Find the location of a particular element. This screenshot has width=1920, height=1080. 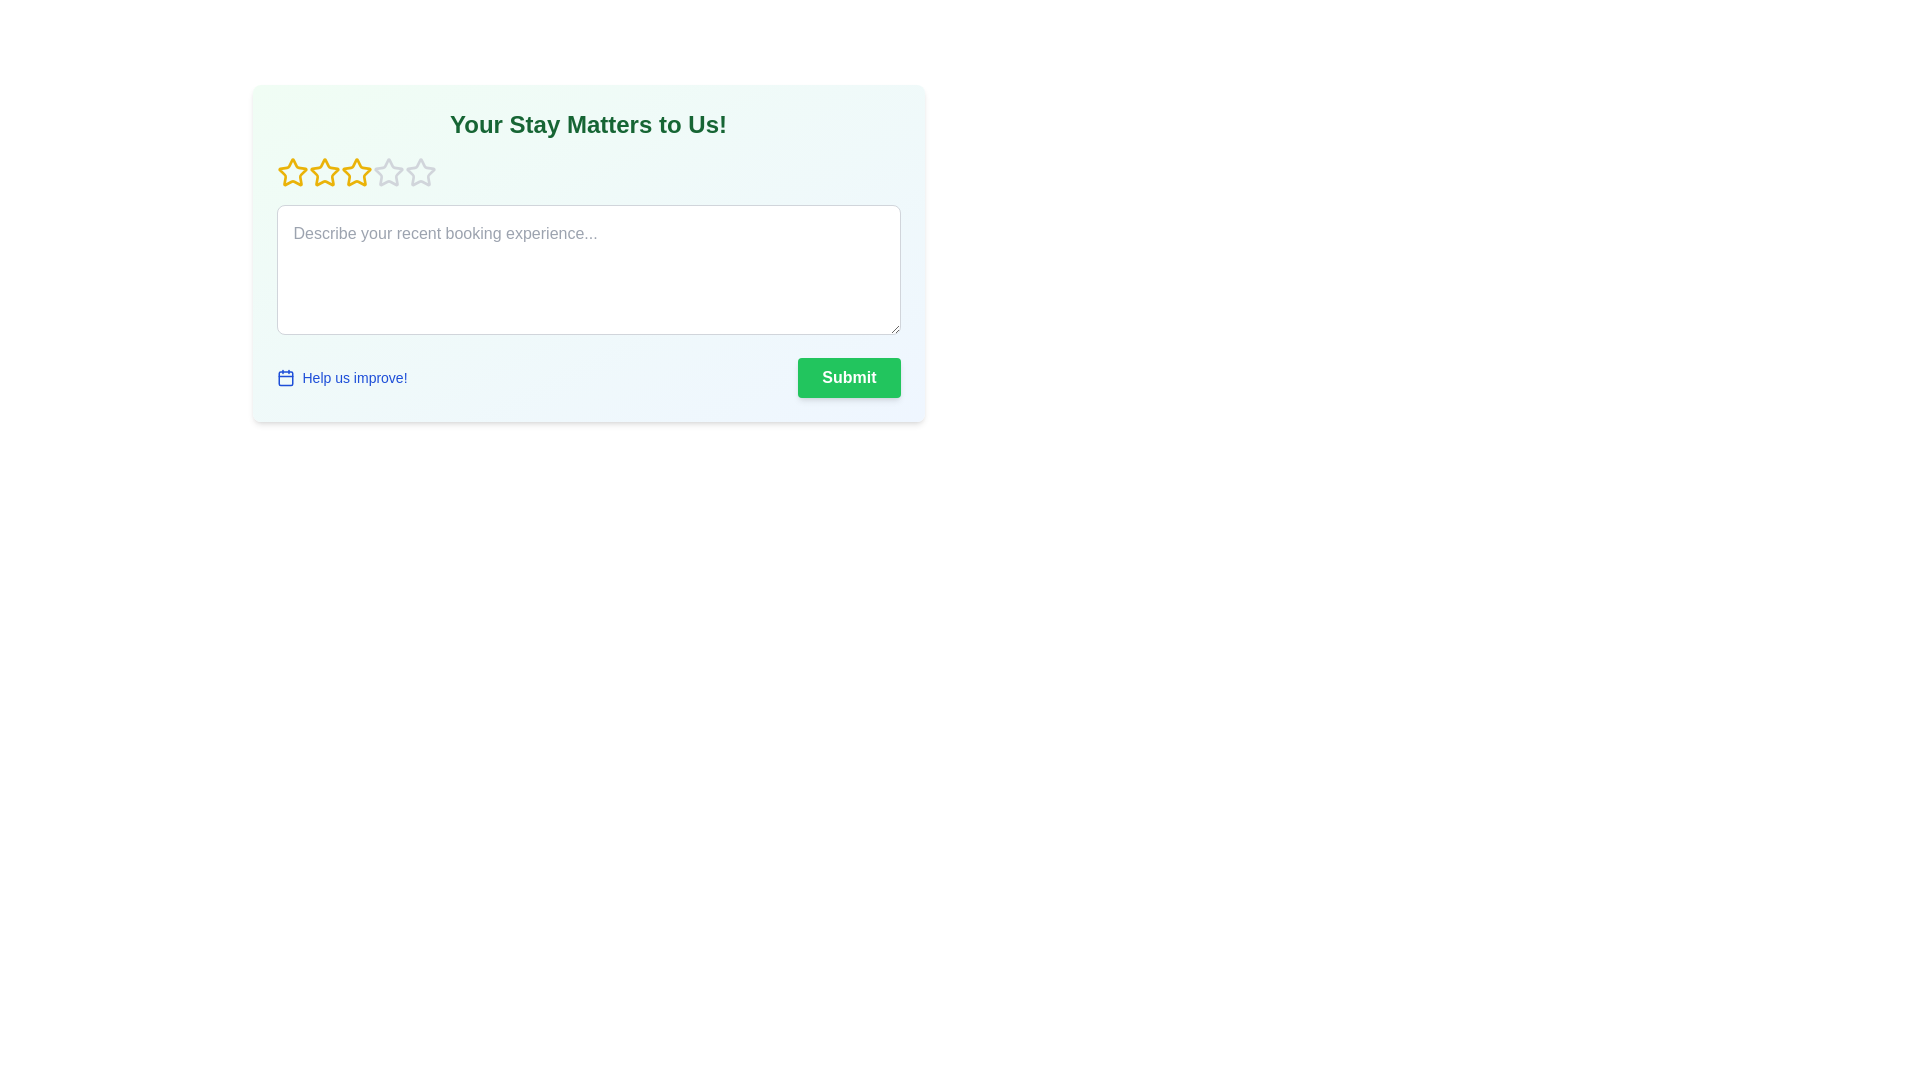

the 'Help us improve!' link is located at coordinates (341, 378).